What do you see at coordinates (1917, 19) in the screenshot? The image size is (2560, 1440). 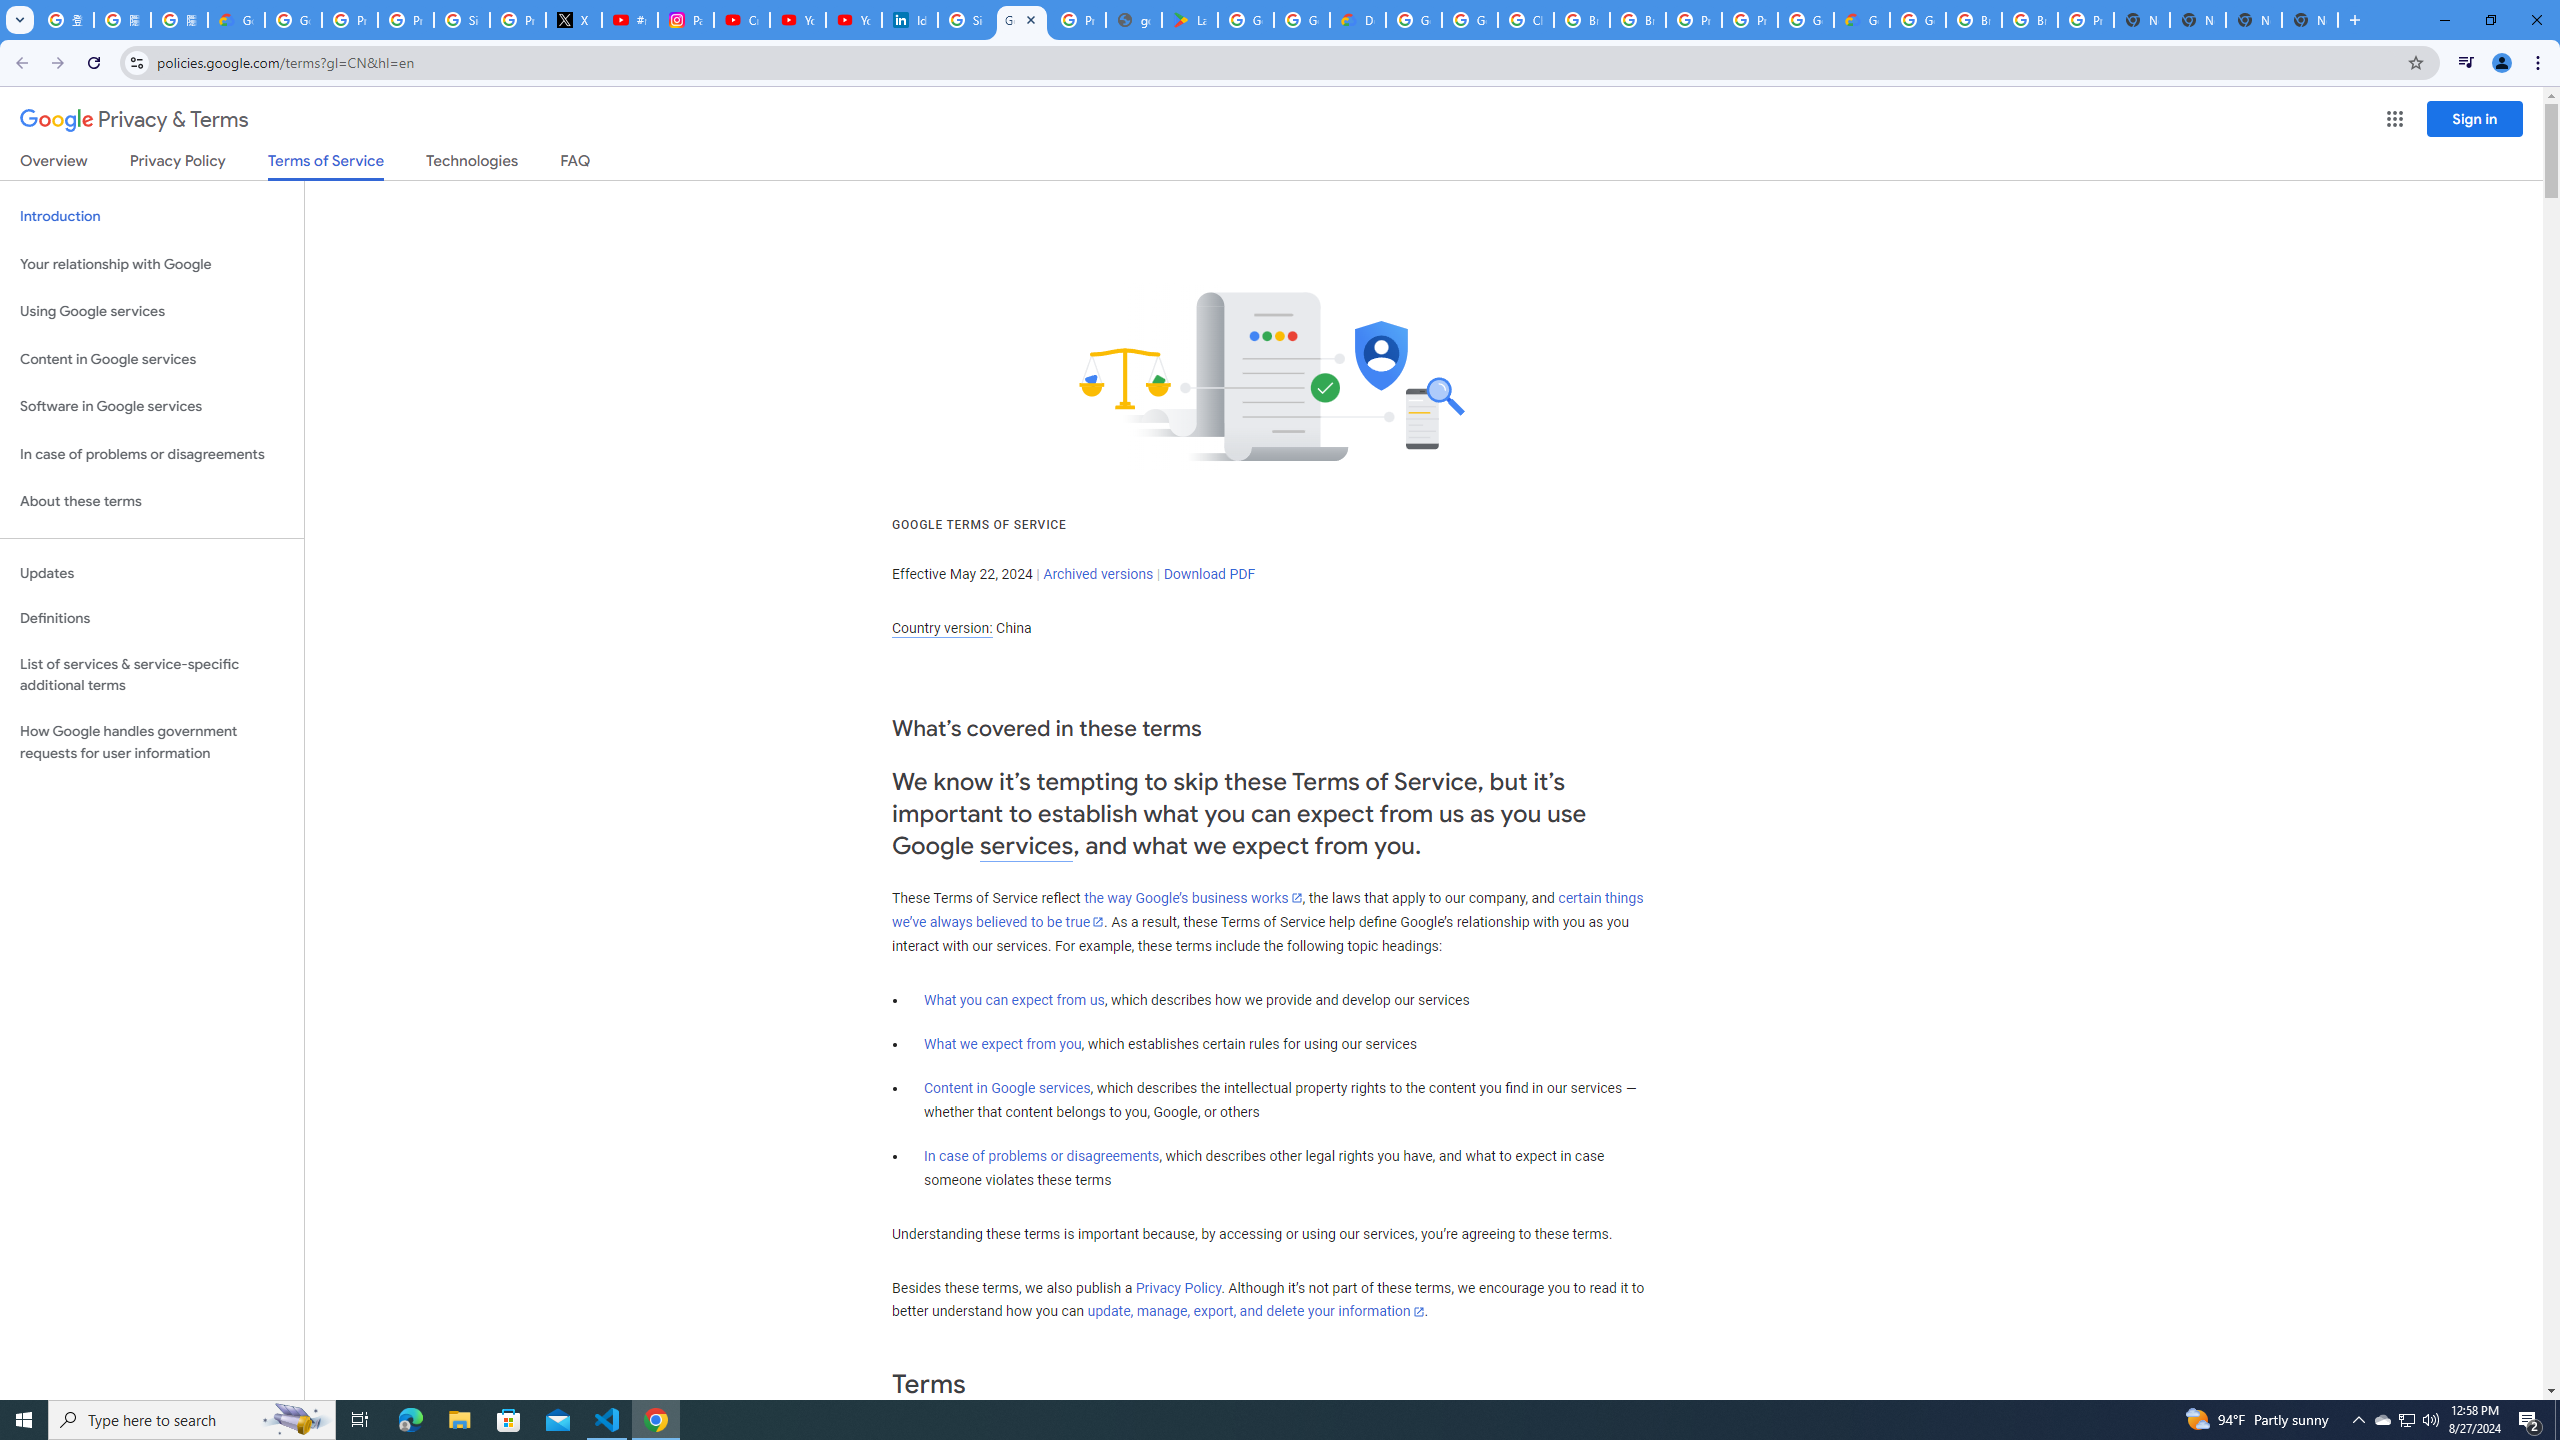 I see `'Google Cloud Platform'` at bounding box center [1917, 19].